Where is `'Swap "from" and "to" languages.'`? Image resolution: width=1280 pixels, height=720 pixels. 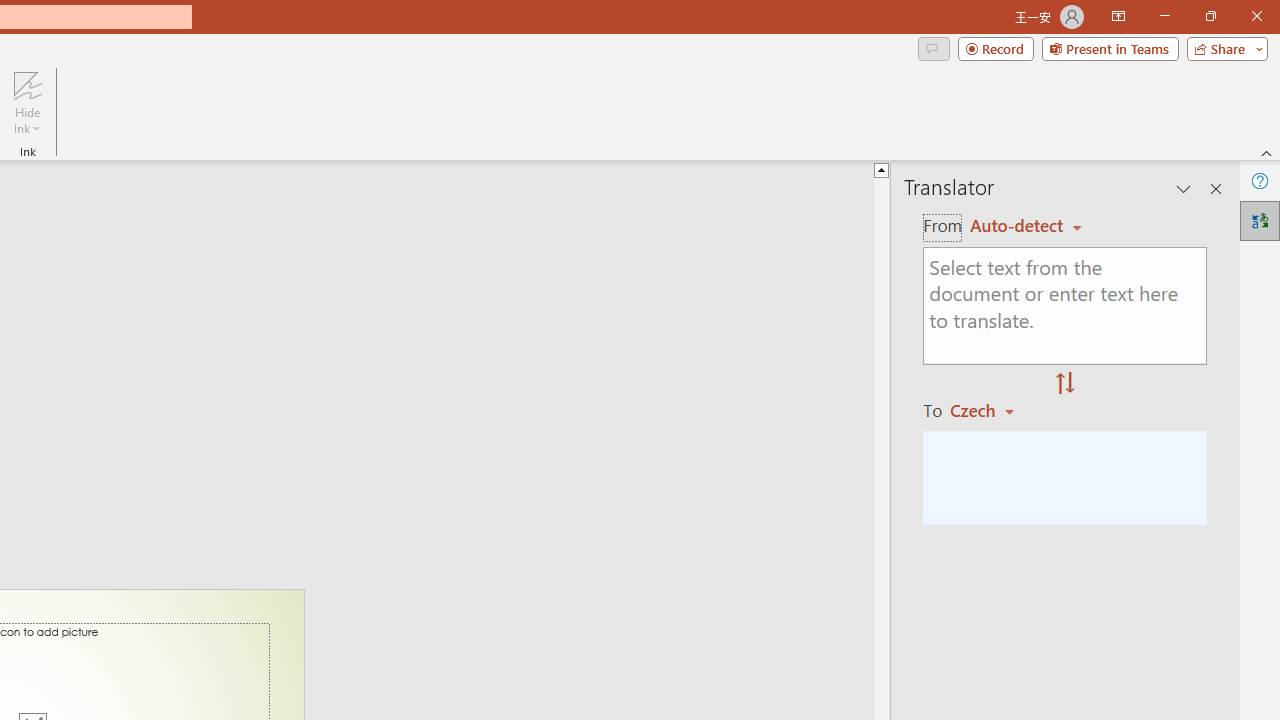
'Swap "from" and "to" languages.' is located at coordinates (1064, 384).